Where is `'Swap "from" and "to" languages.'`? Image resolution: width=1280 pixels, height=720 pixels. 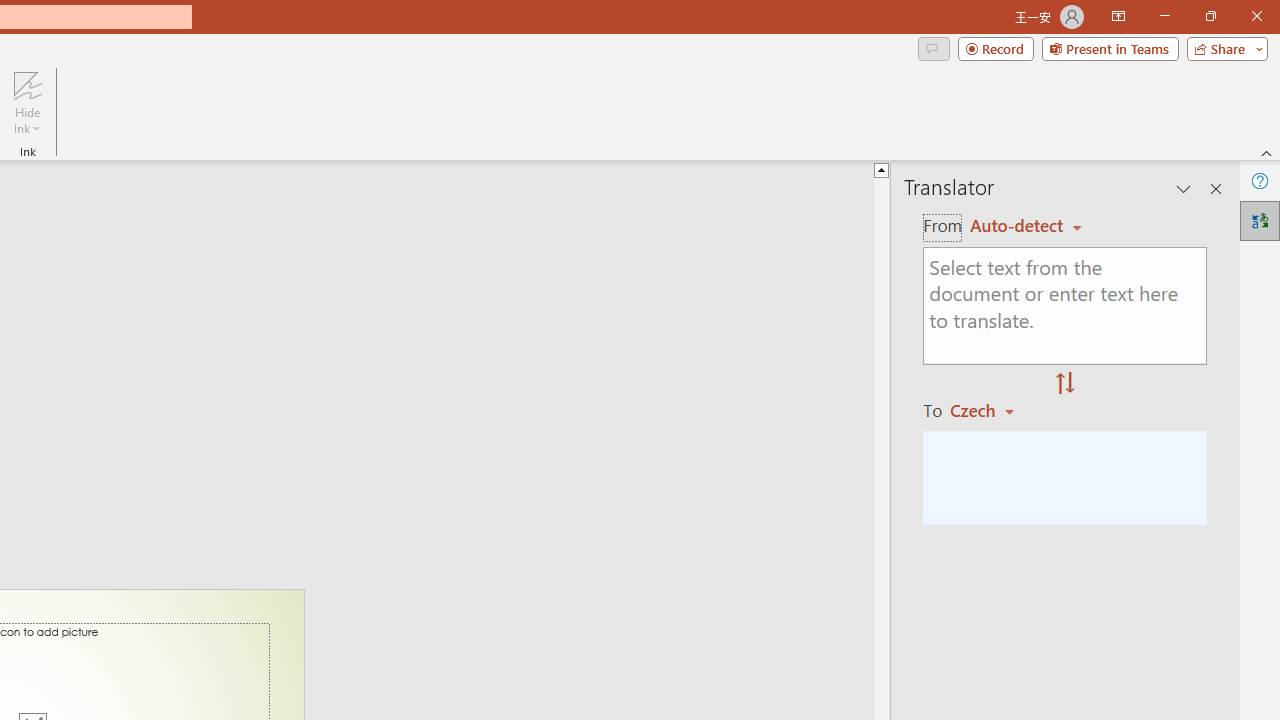
'Swap "from" and "to" languages.' is located at coordinates (1064, 384).